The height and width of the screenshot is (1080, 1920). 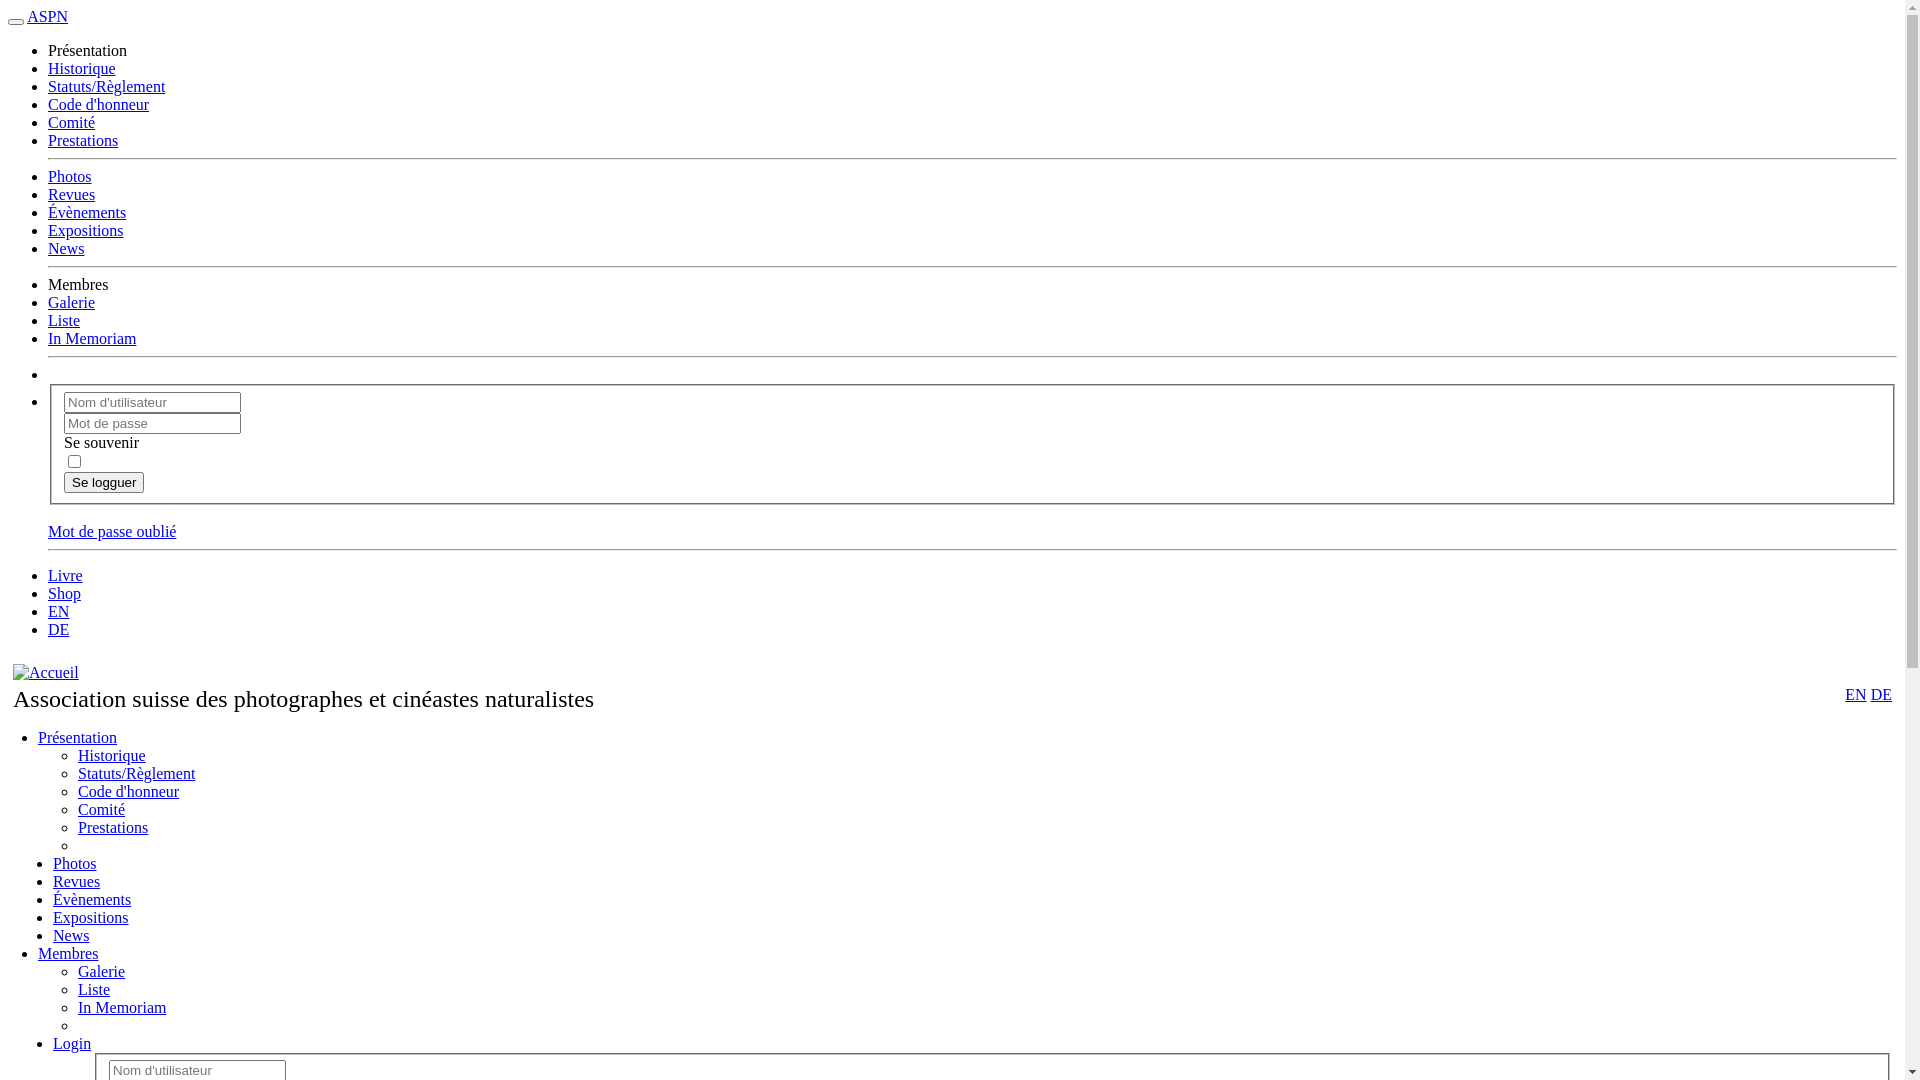 What do you see at coordinates (93, 988) in the screenshot?
I see `'Liste'` at bounding box center [93, 988].